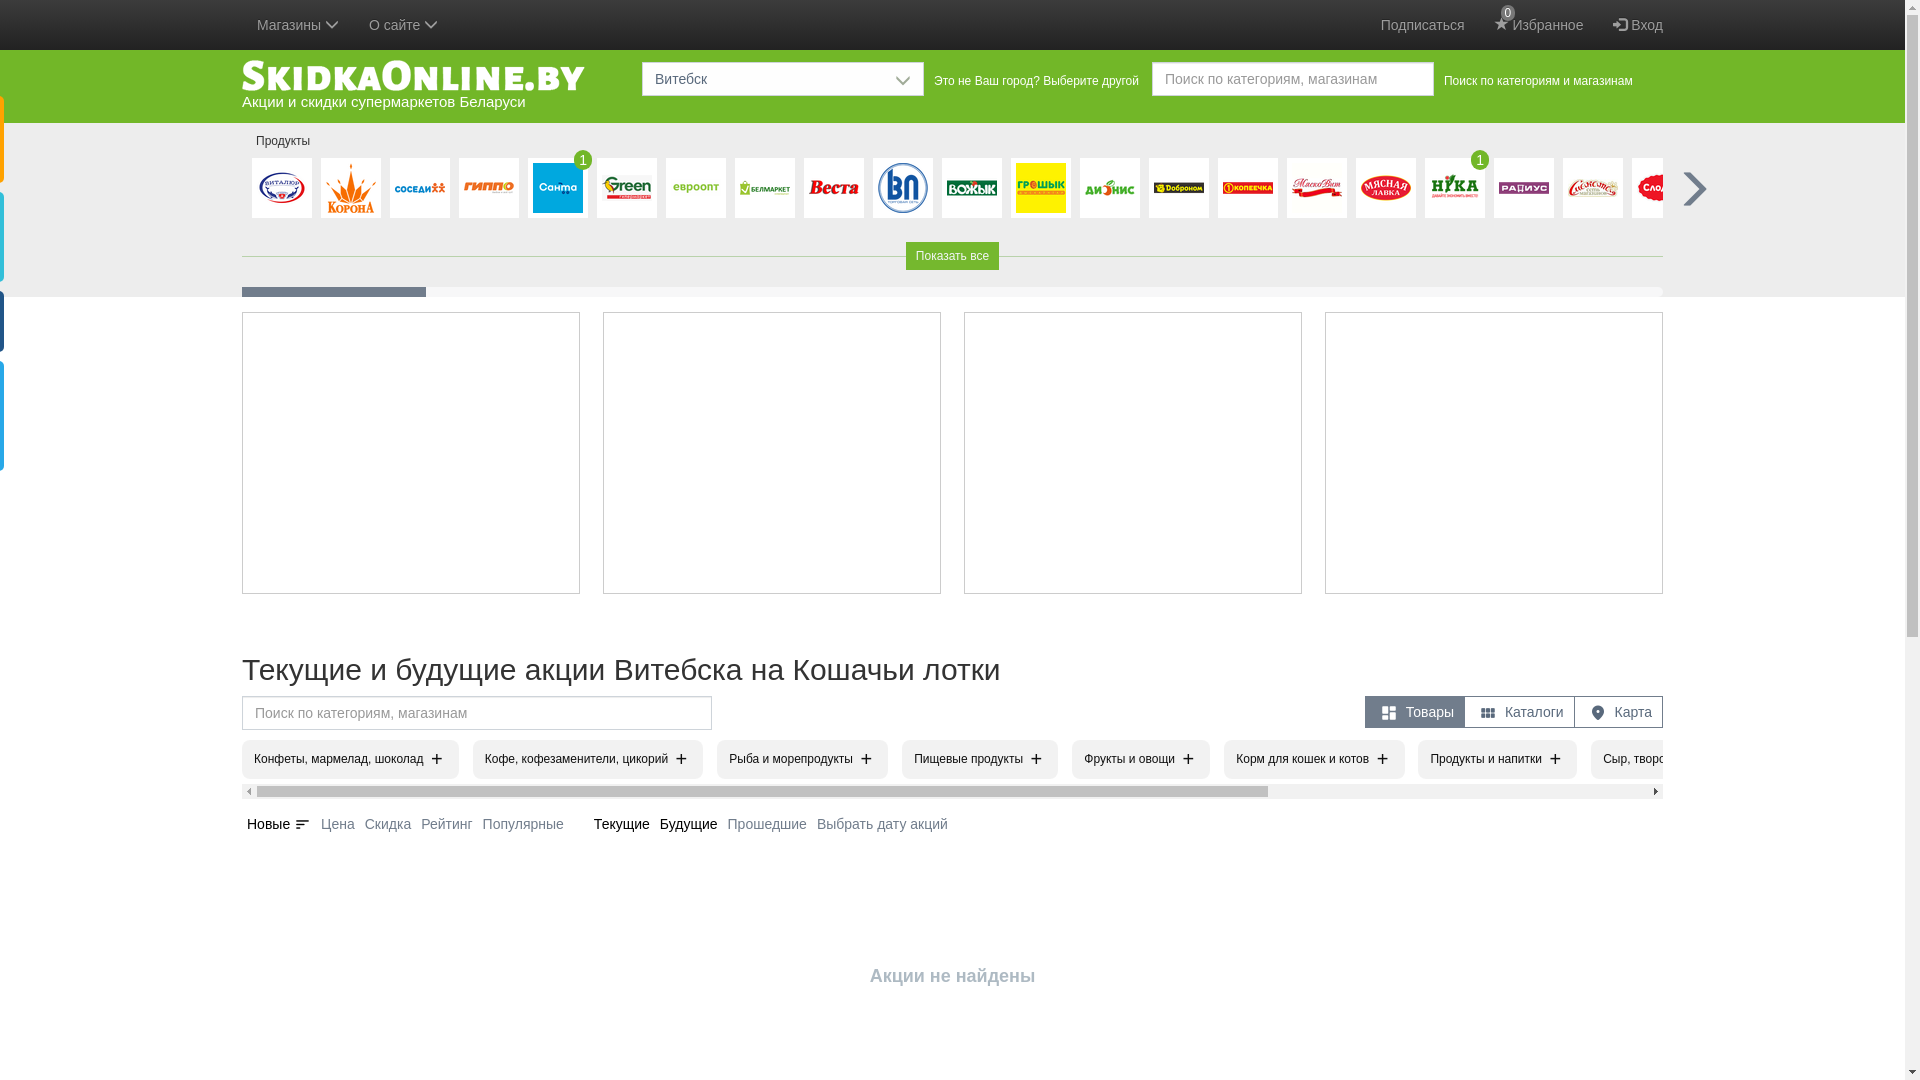  Describe the element at coordinates (626, 188) in the screenshot. I see `'Green'` at that location.